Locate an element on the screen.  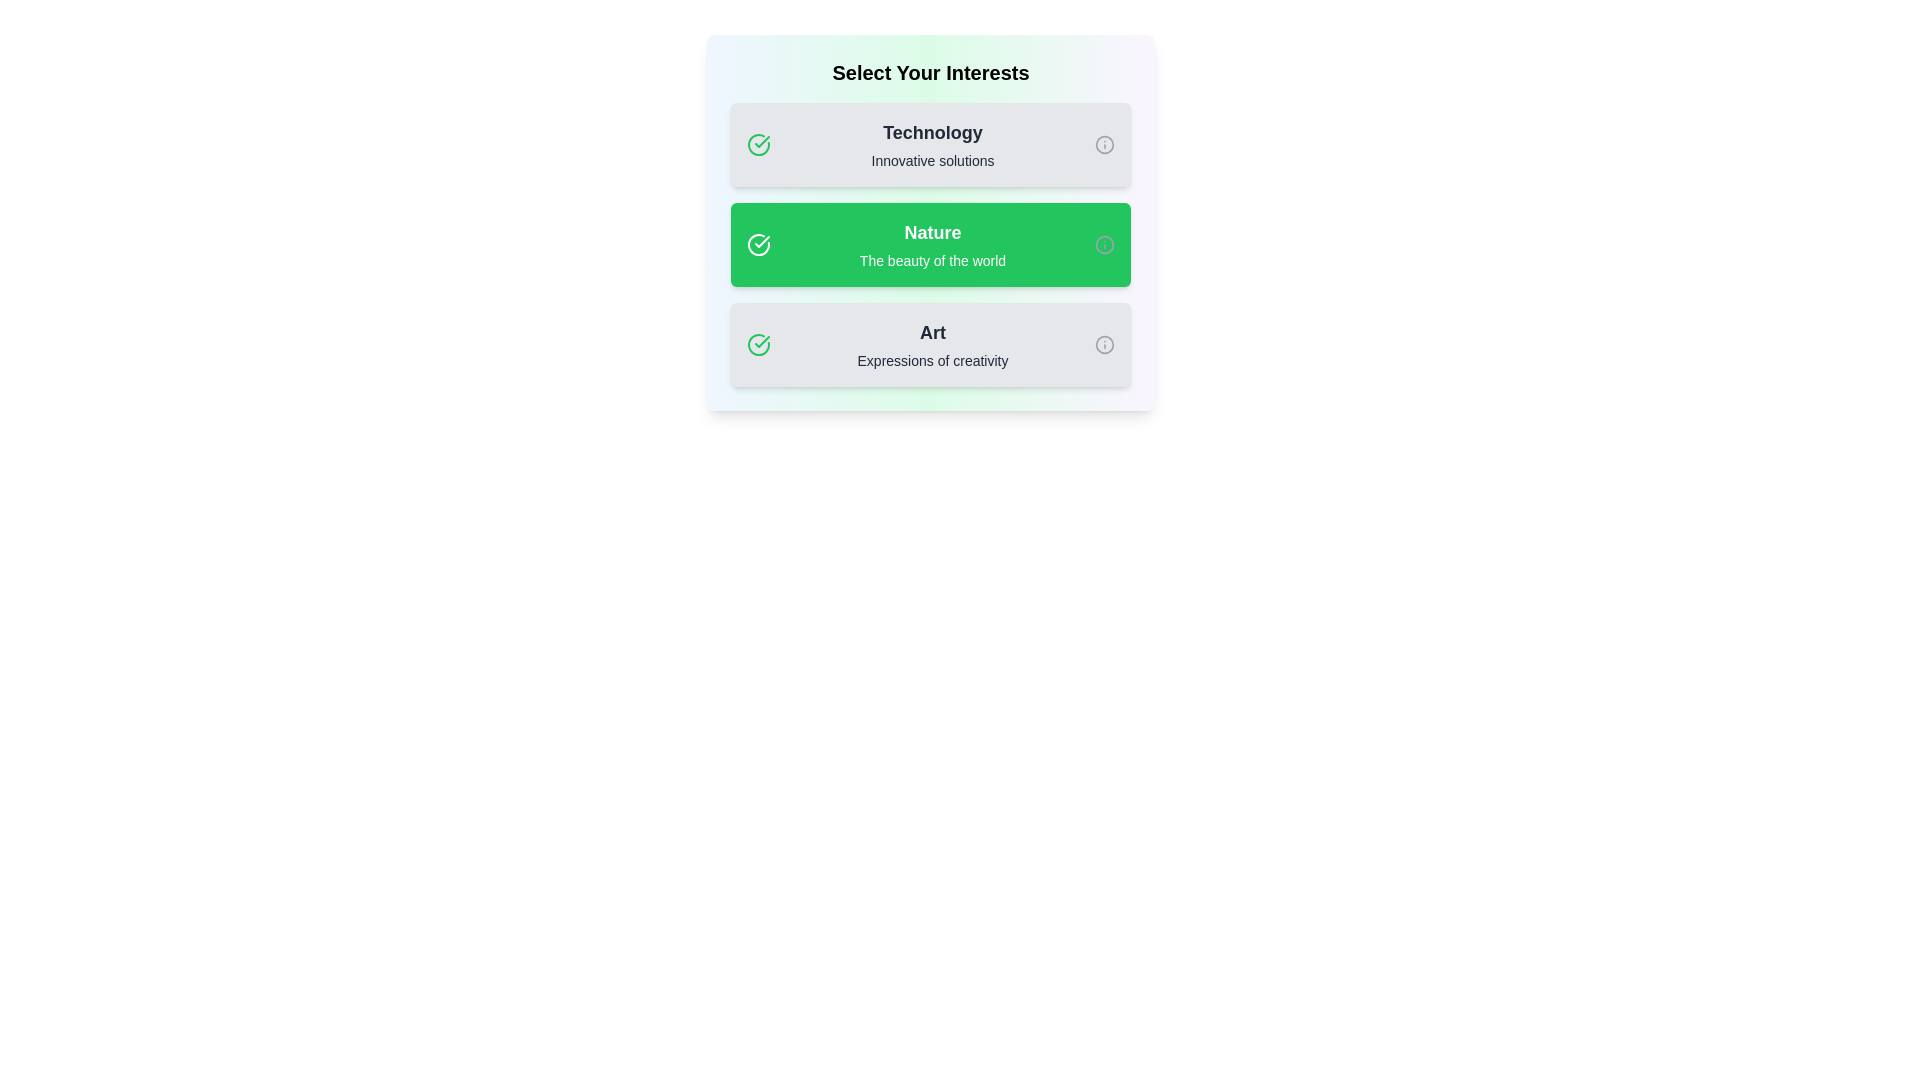
the info icon next to the tag labeled 'Nature' to read its description is located at coordinates (1103, 244).